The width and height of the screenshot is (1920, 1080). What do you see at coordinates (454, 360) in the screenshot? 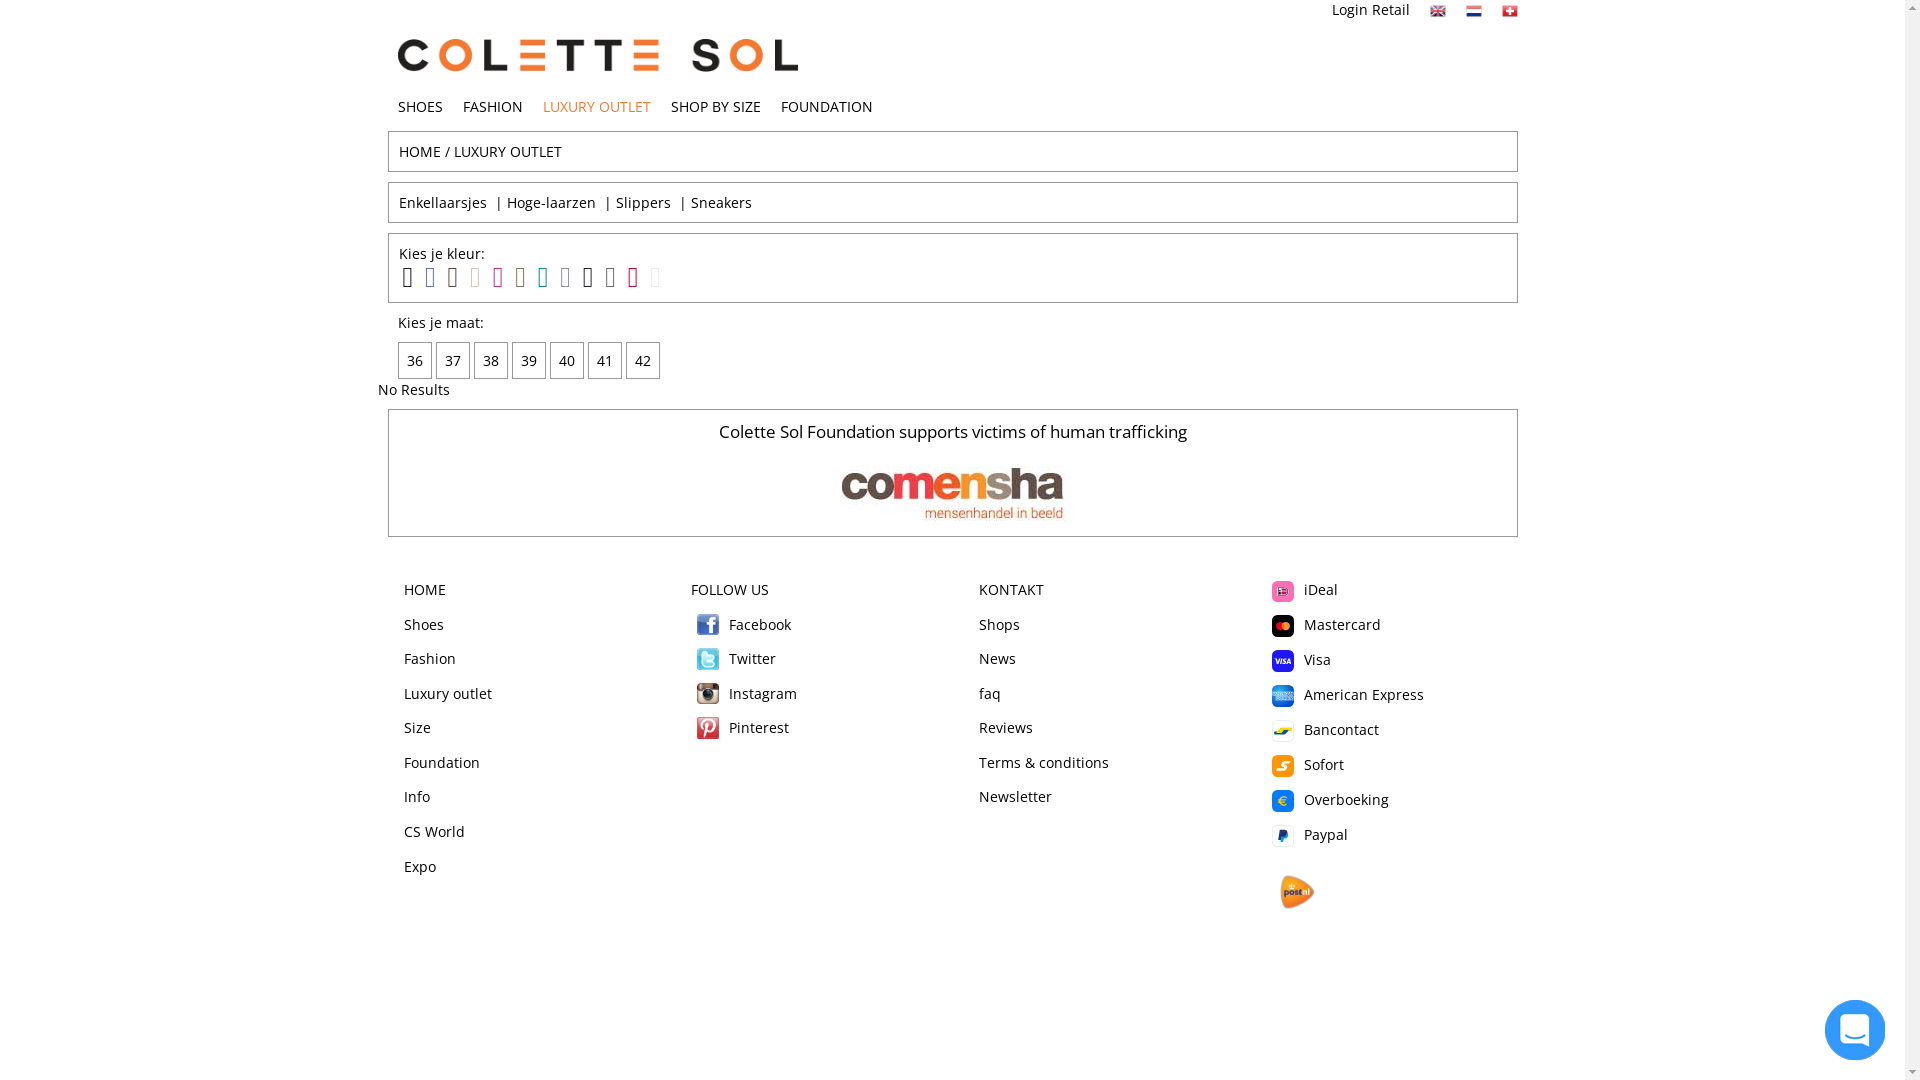
I see `'37 '` at bounding box center [454, 360].